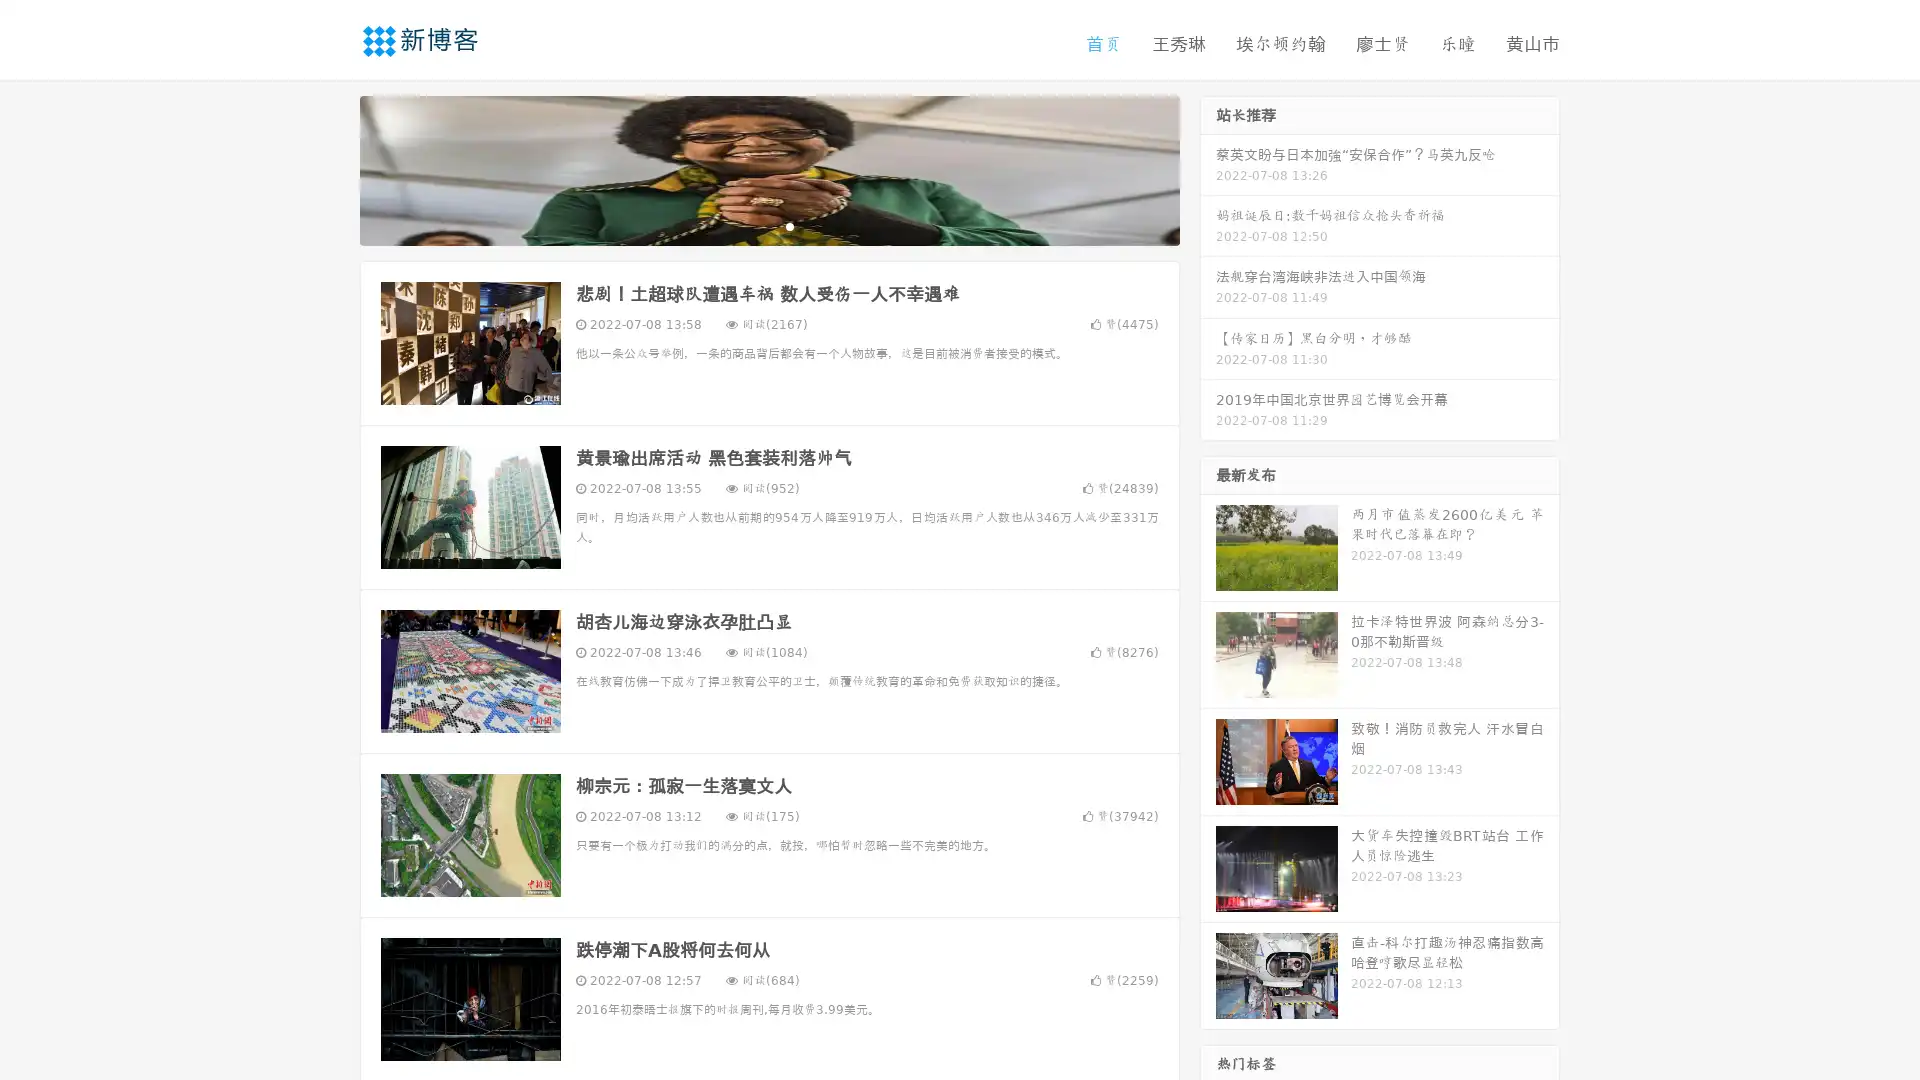 This screenshot has width=1920, height=1080. I want to click on Go to slide 1, so click(748, 225).